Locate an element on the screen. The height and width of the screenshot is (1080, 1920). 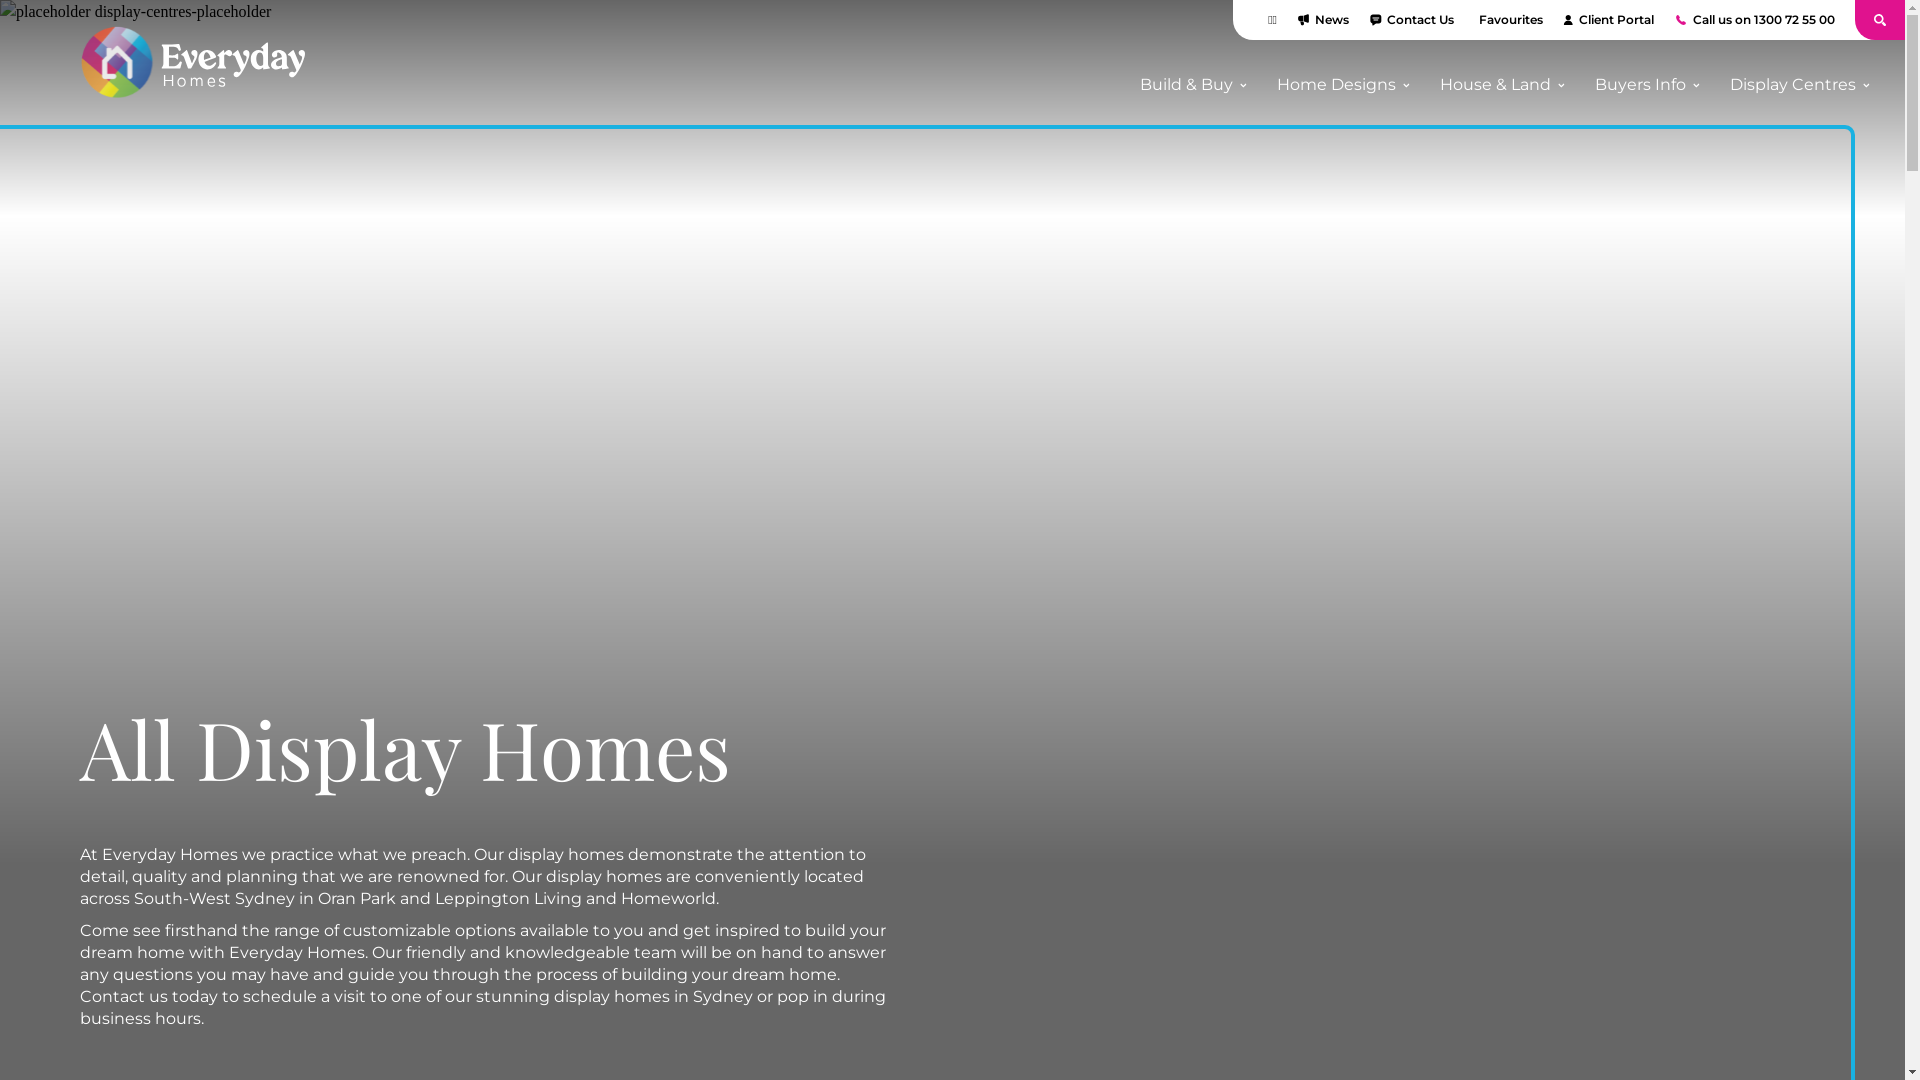
'News' is located at coordinates (1296, 19).